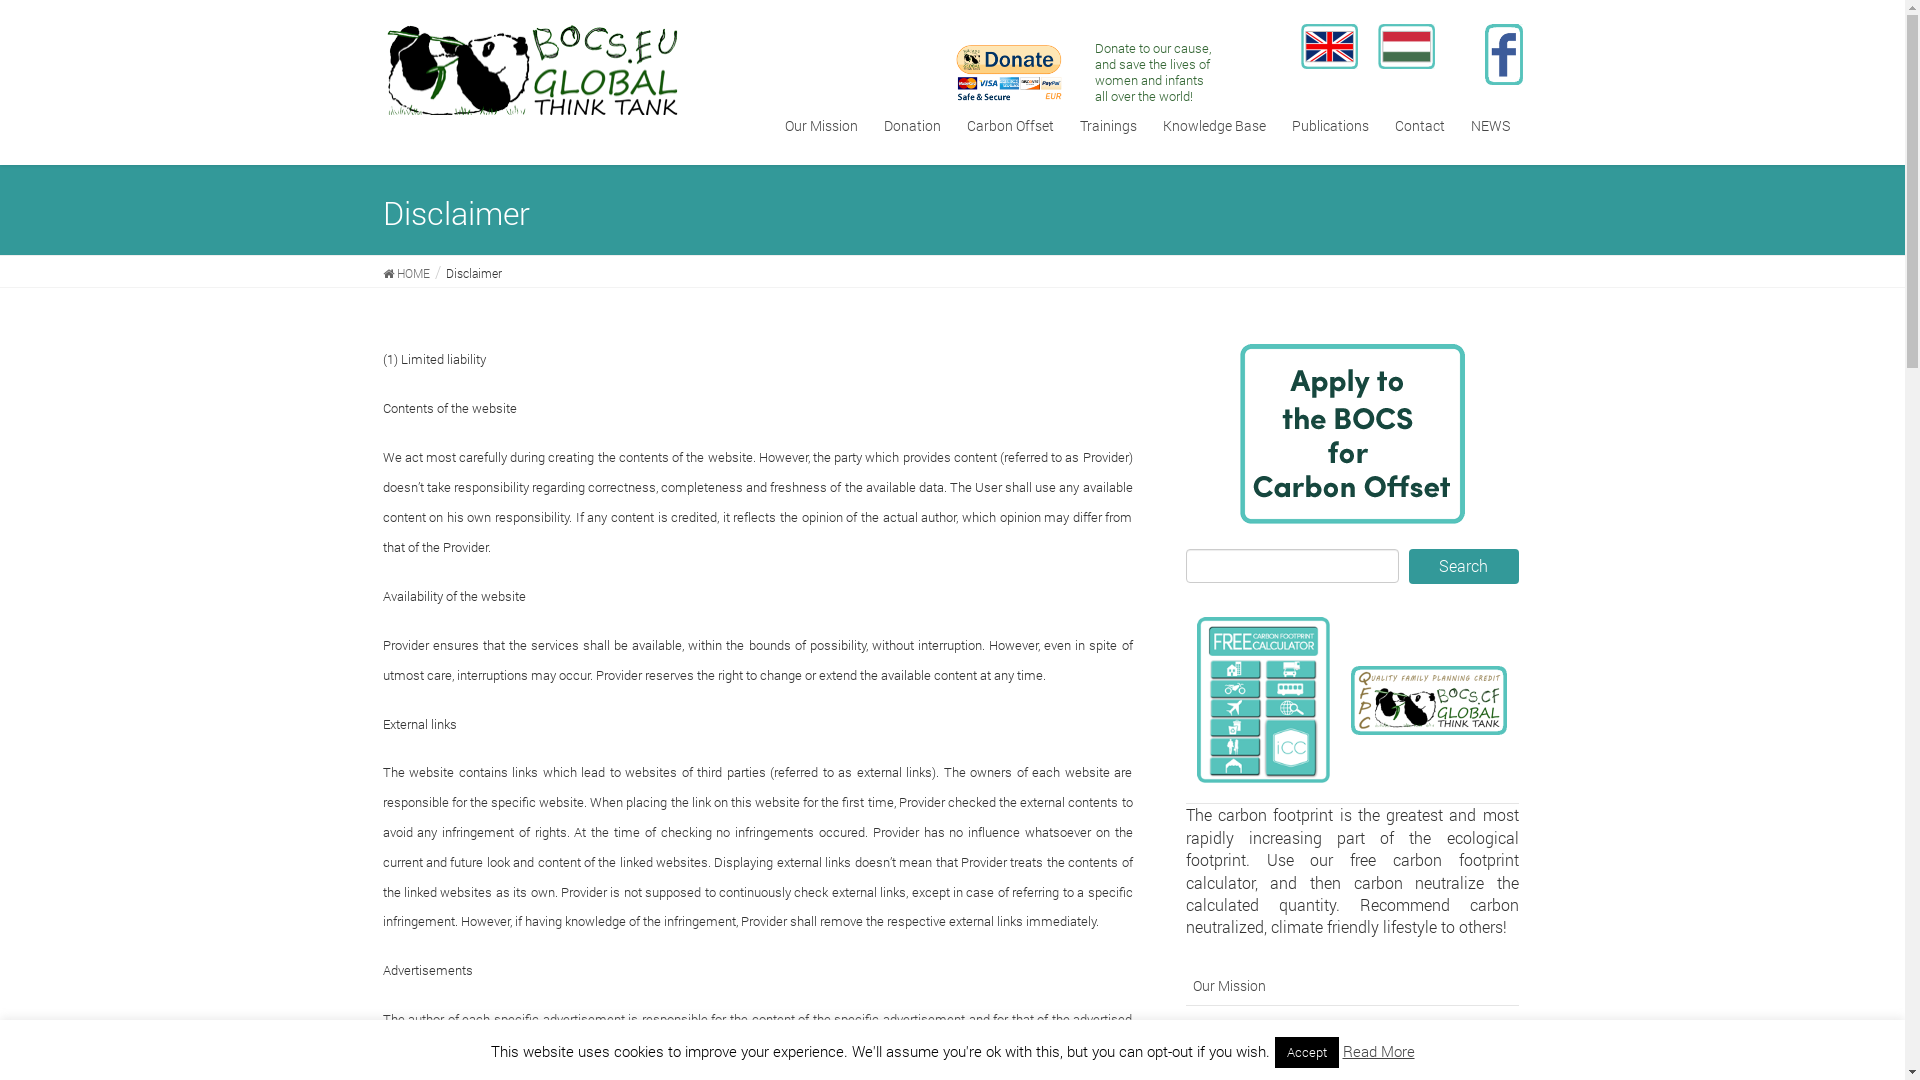 The height and width of the screenshot is (1080, 1920). Describe the element at coordinates (1010, 125) in the screenshot. I see `'Carbon Offset'` at that location.